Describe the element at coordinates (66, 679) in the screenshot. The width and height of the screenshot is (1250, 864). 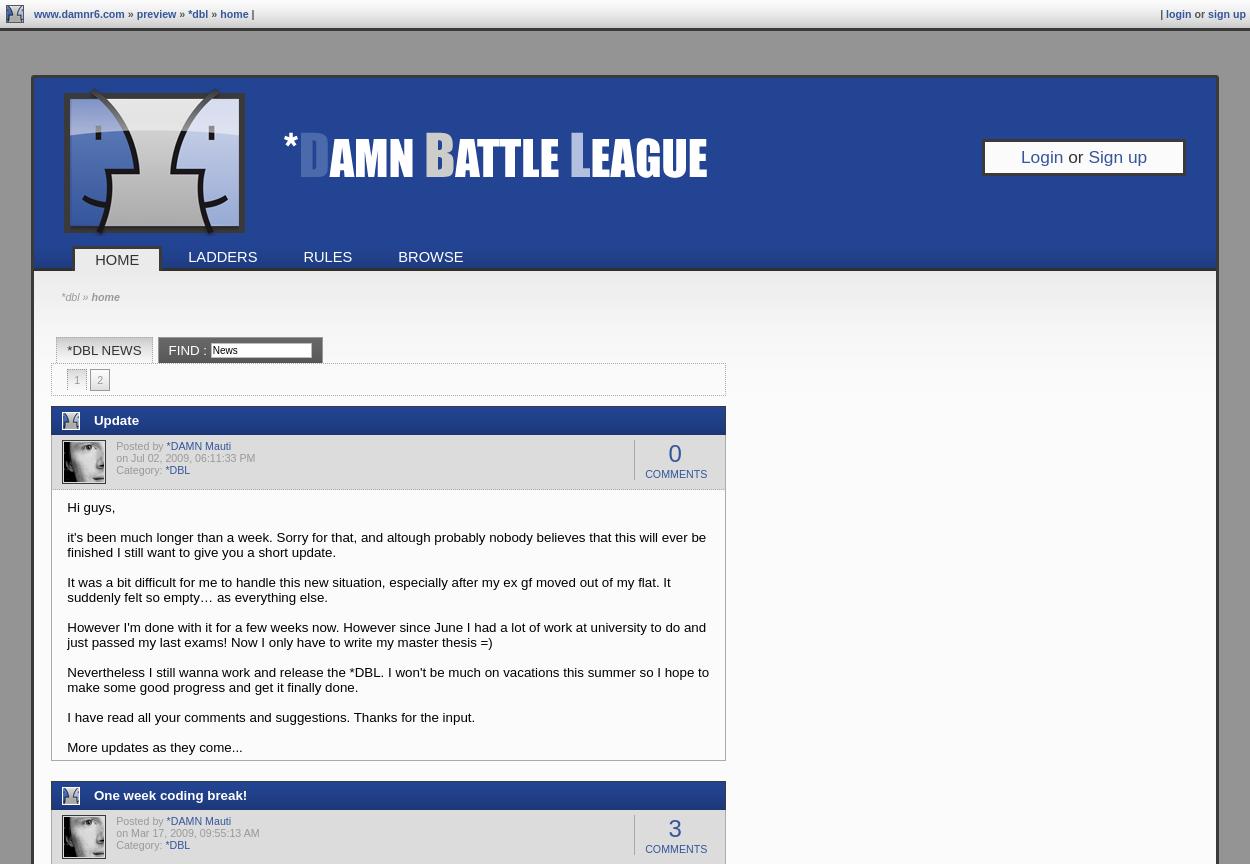
I see `'Nevertheless I still wanna work and release the *DBL. I won't be much on vacations this summer so I hope to make some good progress and get it finally done.'` at that location.